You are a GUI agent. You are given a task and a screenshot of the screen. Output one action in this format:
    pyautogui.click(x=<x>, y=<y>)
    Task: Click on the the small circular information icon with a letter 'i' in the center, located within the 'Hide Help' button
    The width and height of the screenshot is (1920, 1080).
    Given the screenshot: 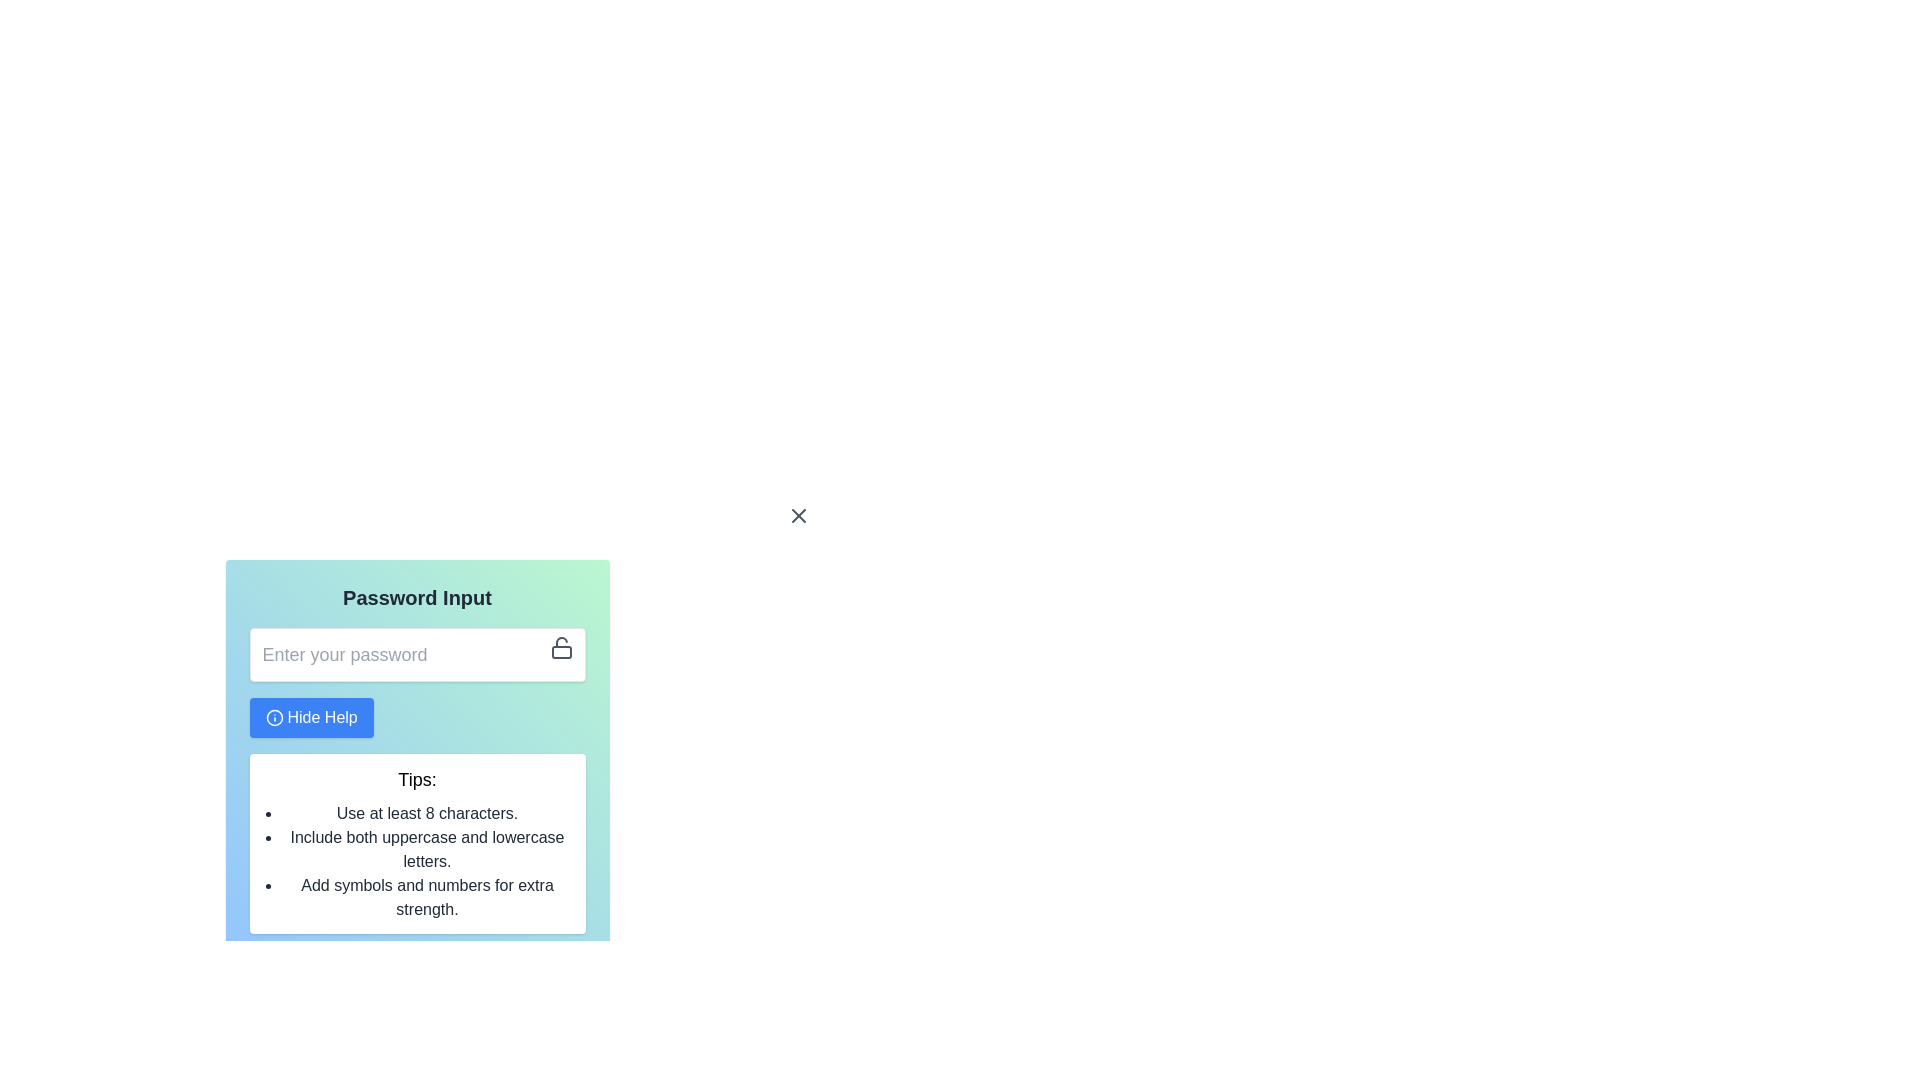 What is the action you would take?
    pyautogui.click(x=273, y=716)
    